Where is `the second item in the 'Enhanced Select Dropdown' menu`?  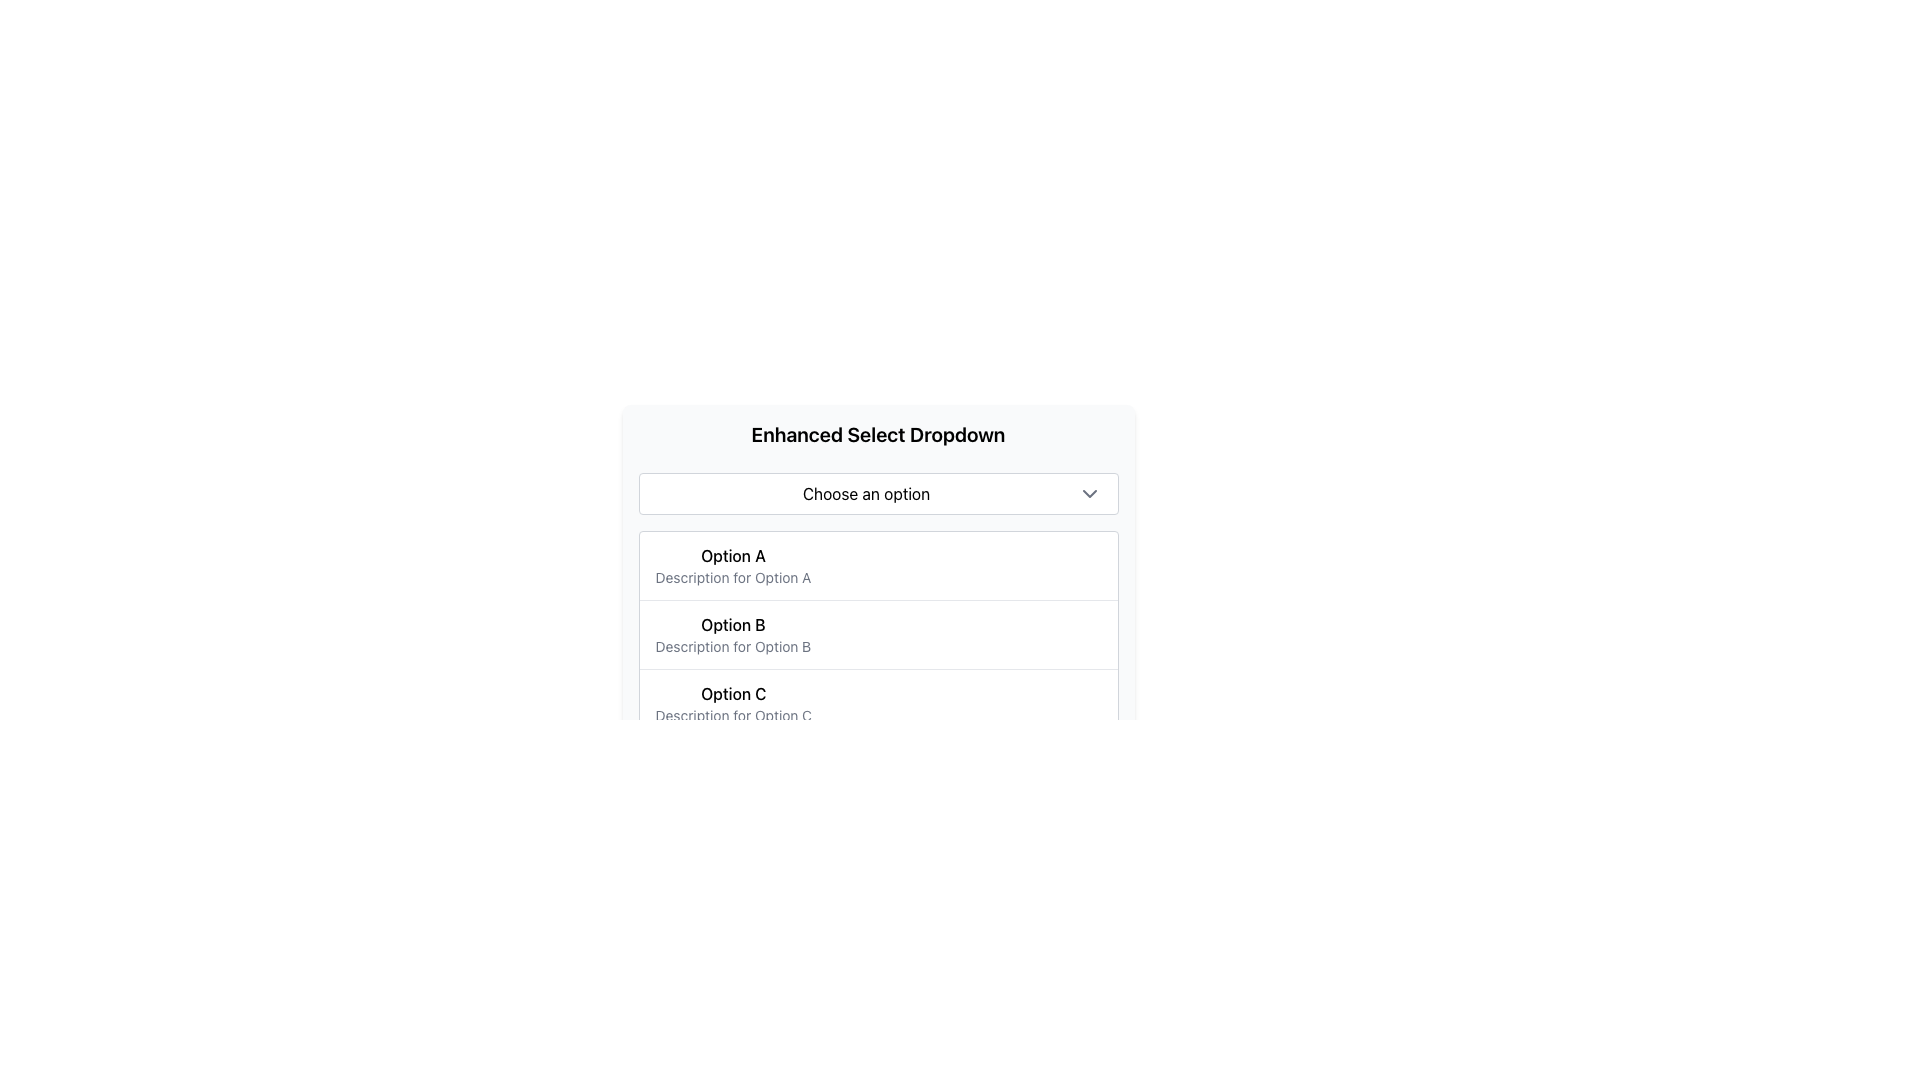 the second item in the 'Enhanced Select Dropdown' menu is located at coordinates (878, 620).